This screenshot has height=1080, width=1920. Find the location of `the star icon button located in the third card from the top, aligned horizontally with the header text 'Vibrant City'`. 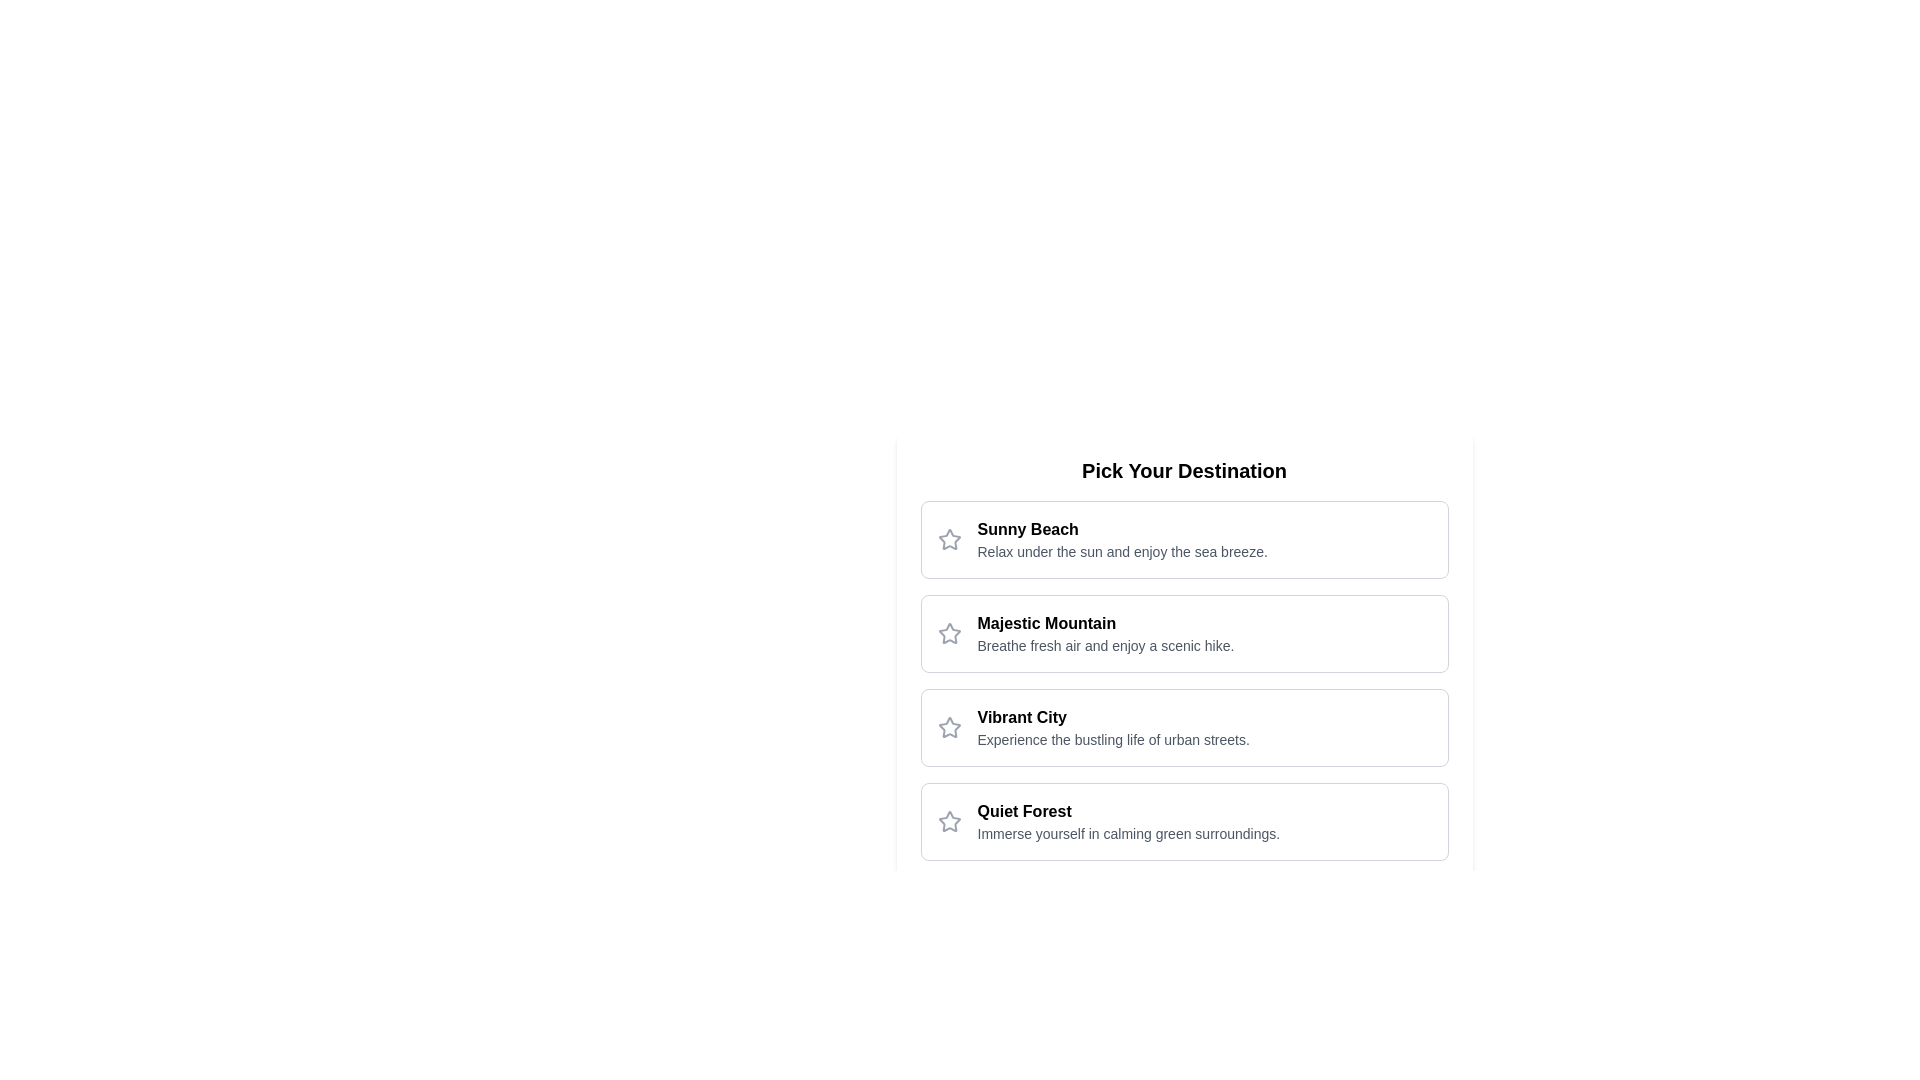

the star icon button located in the third card from the top, aligned horizontally with the header text 'Vibrant City' is located at coordinates (948, 728).